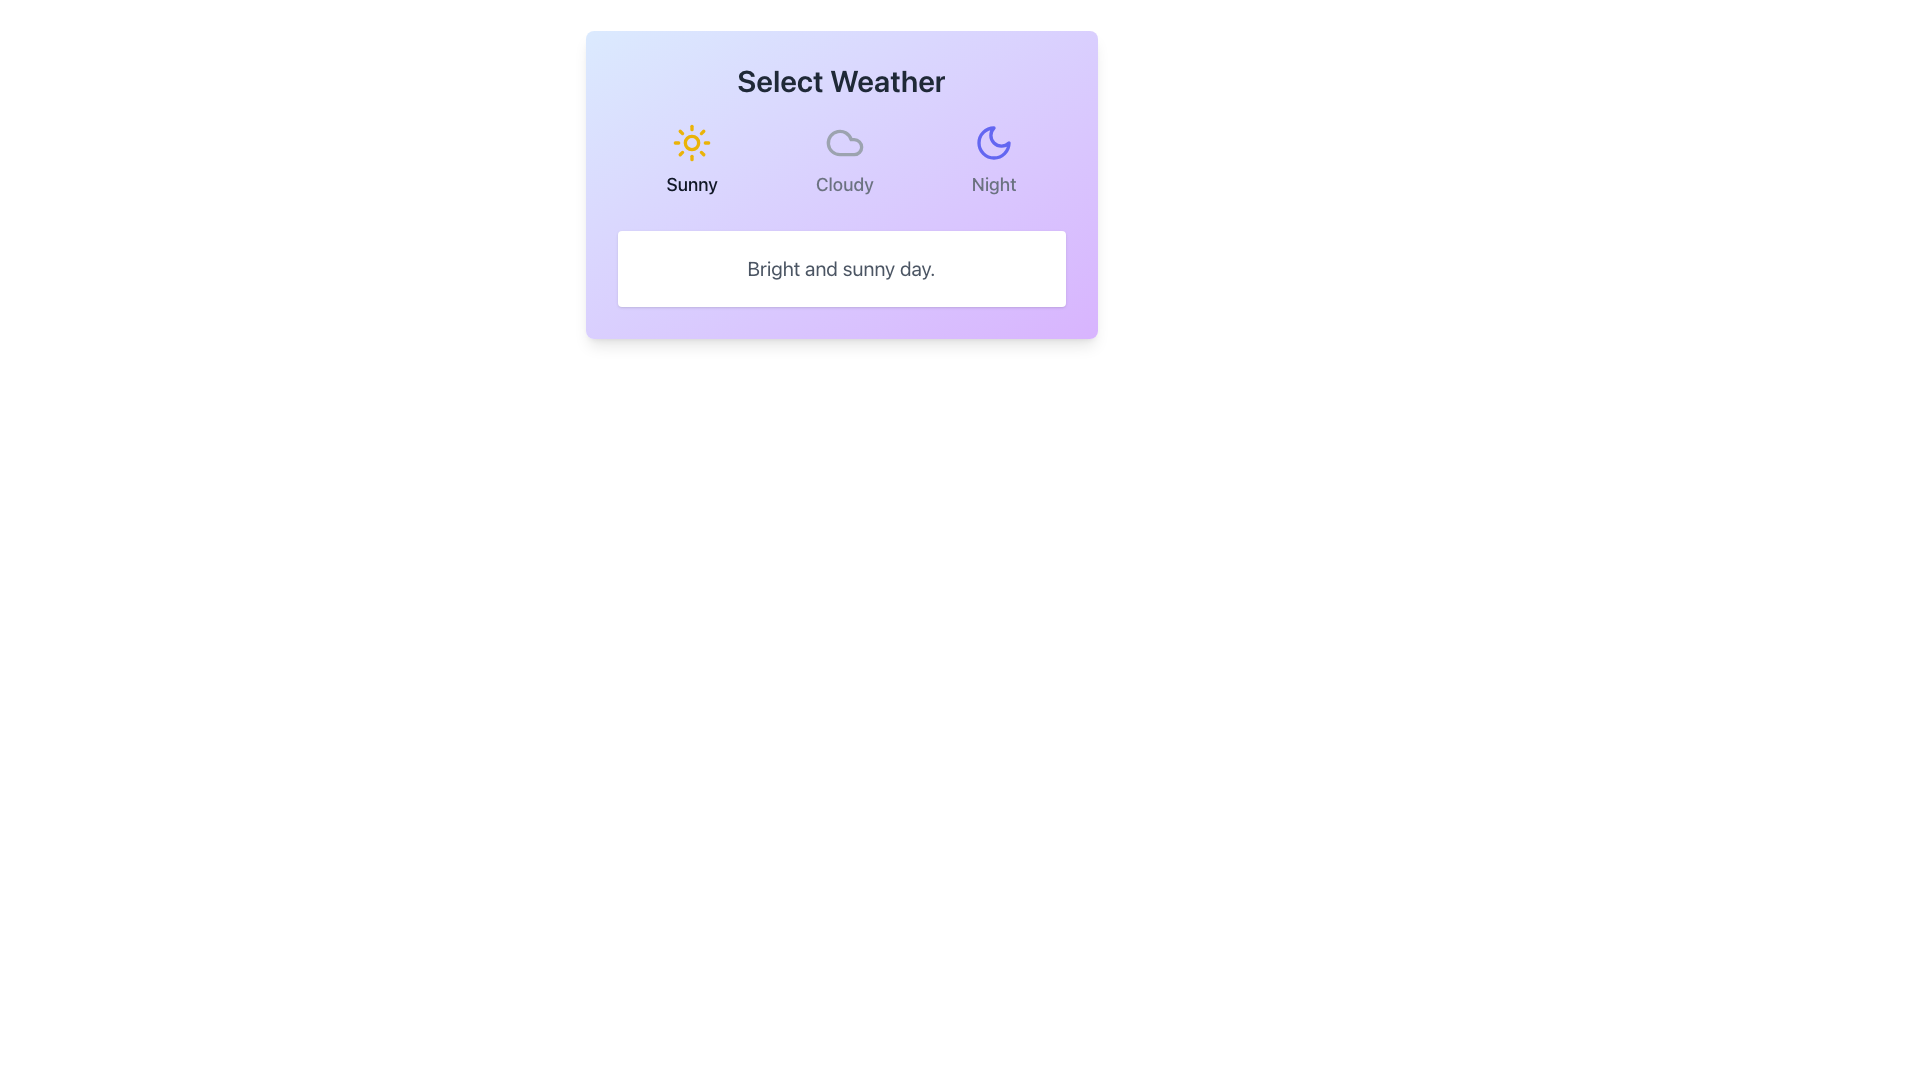  Describe the element at coordinates (692, 141) in the screenshot. I see `the SVG Circle Element that represents the sun icon in the weather selection interface, located on the left side of the options` at that location.